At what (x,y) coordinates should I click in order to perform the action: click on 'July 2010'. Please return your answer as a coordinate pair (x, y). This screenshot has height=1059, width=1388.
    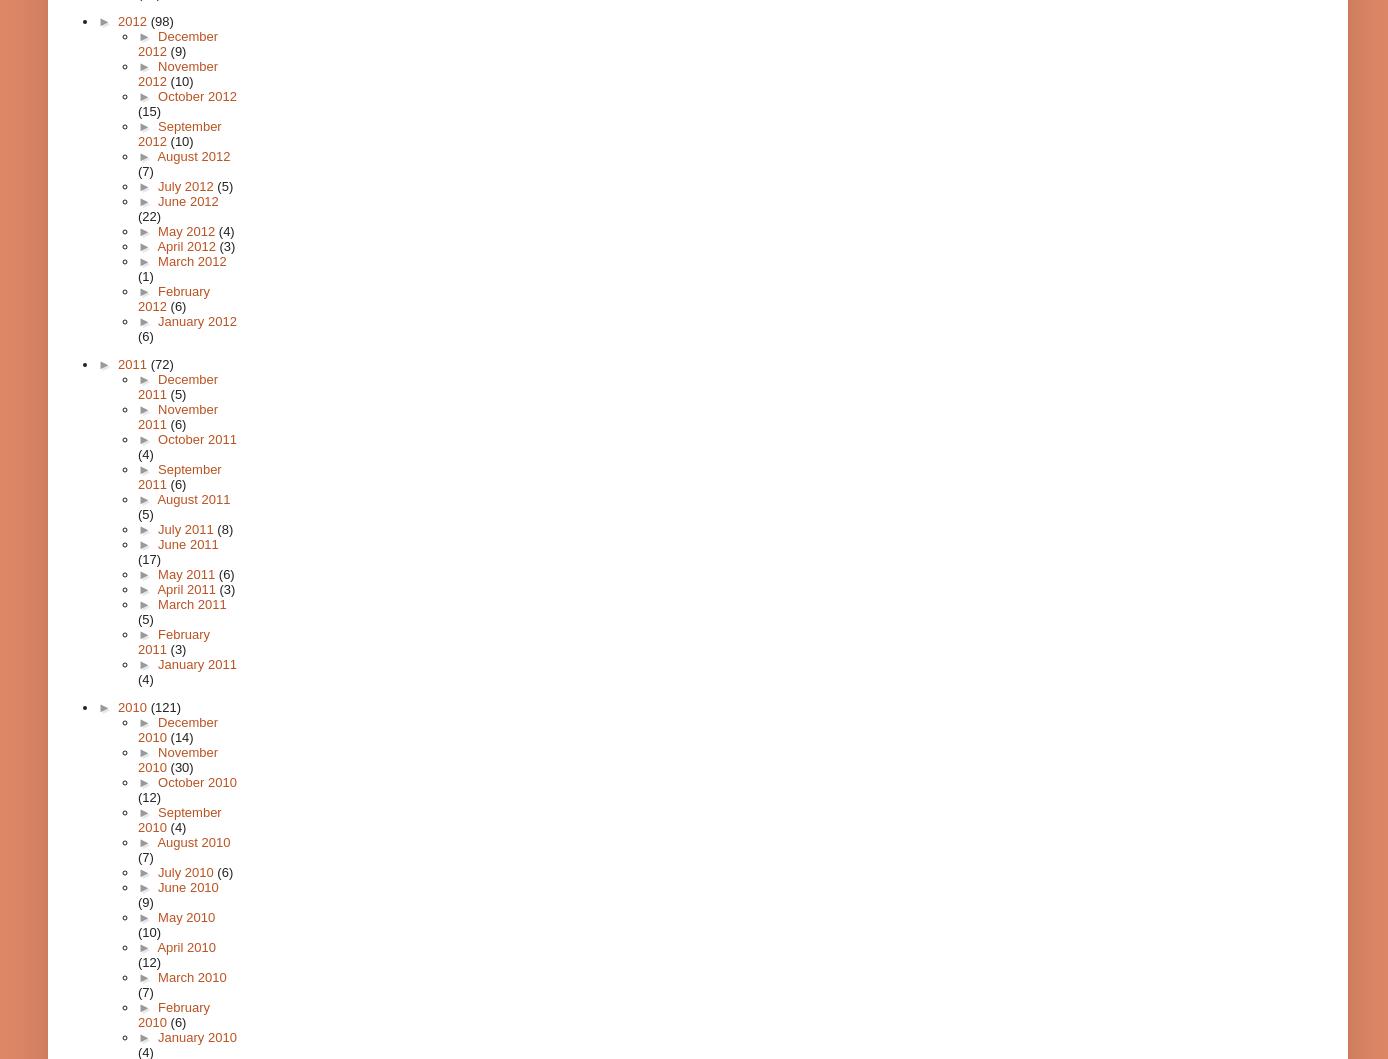
    Looking at the image, I should click on (186, 872).